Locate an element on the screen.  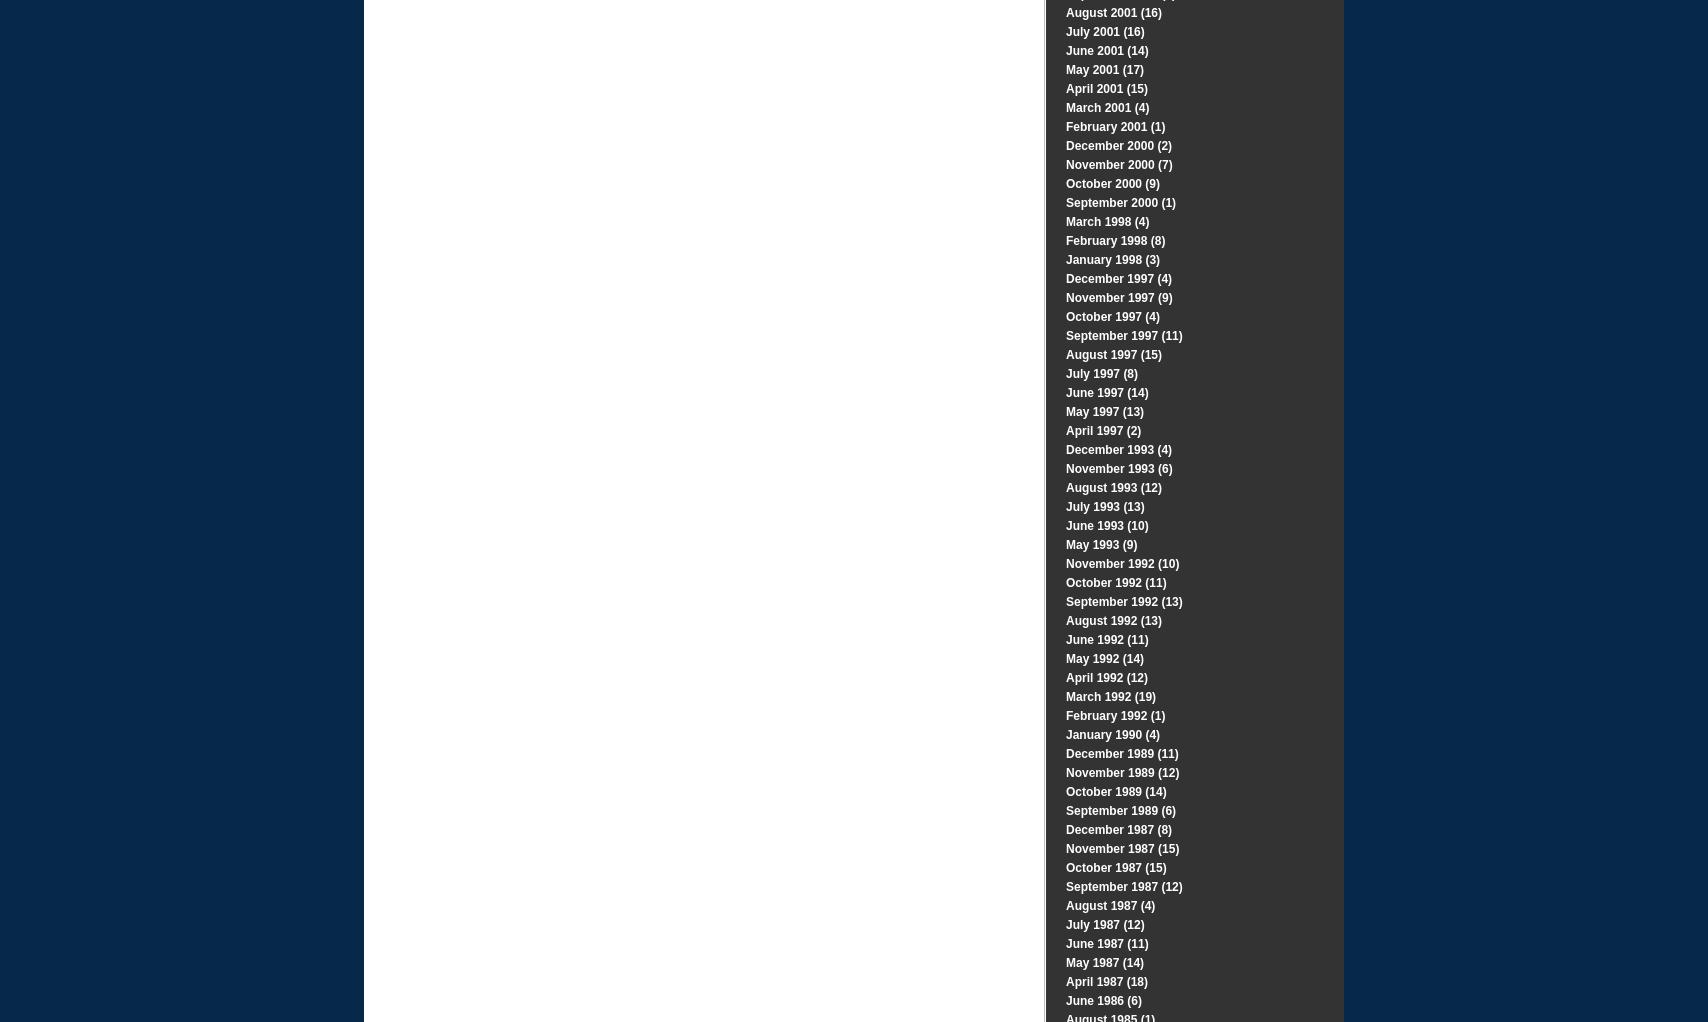
'December 1997 (4)' is located at coordinates (1119, 279).